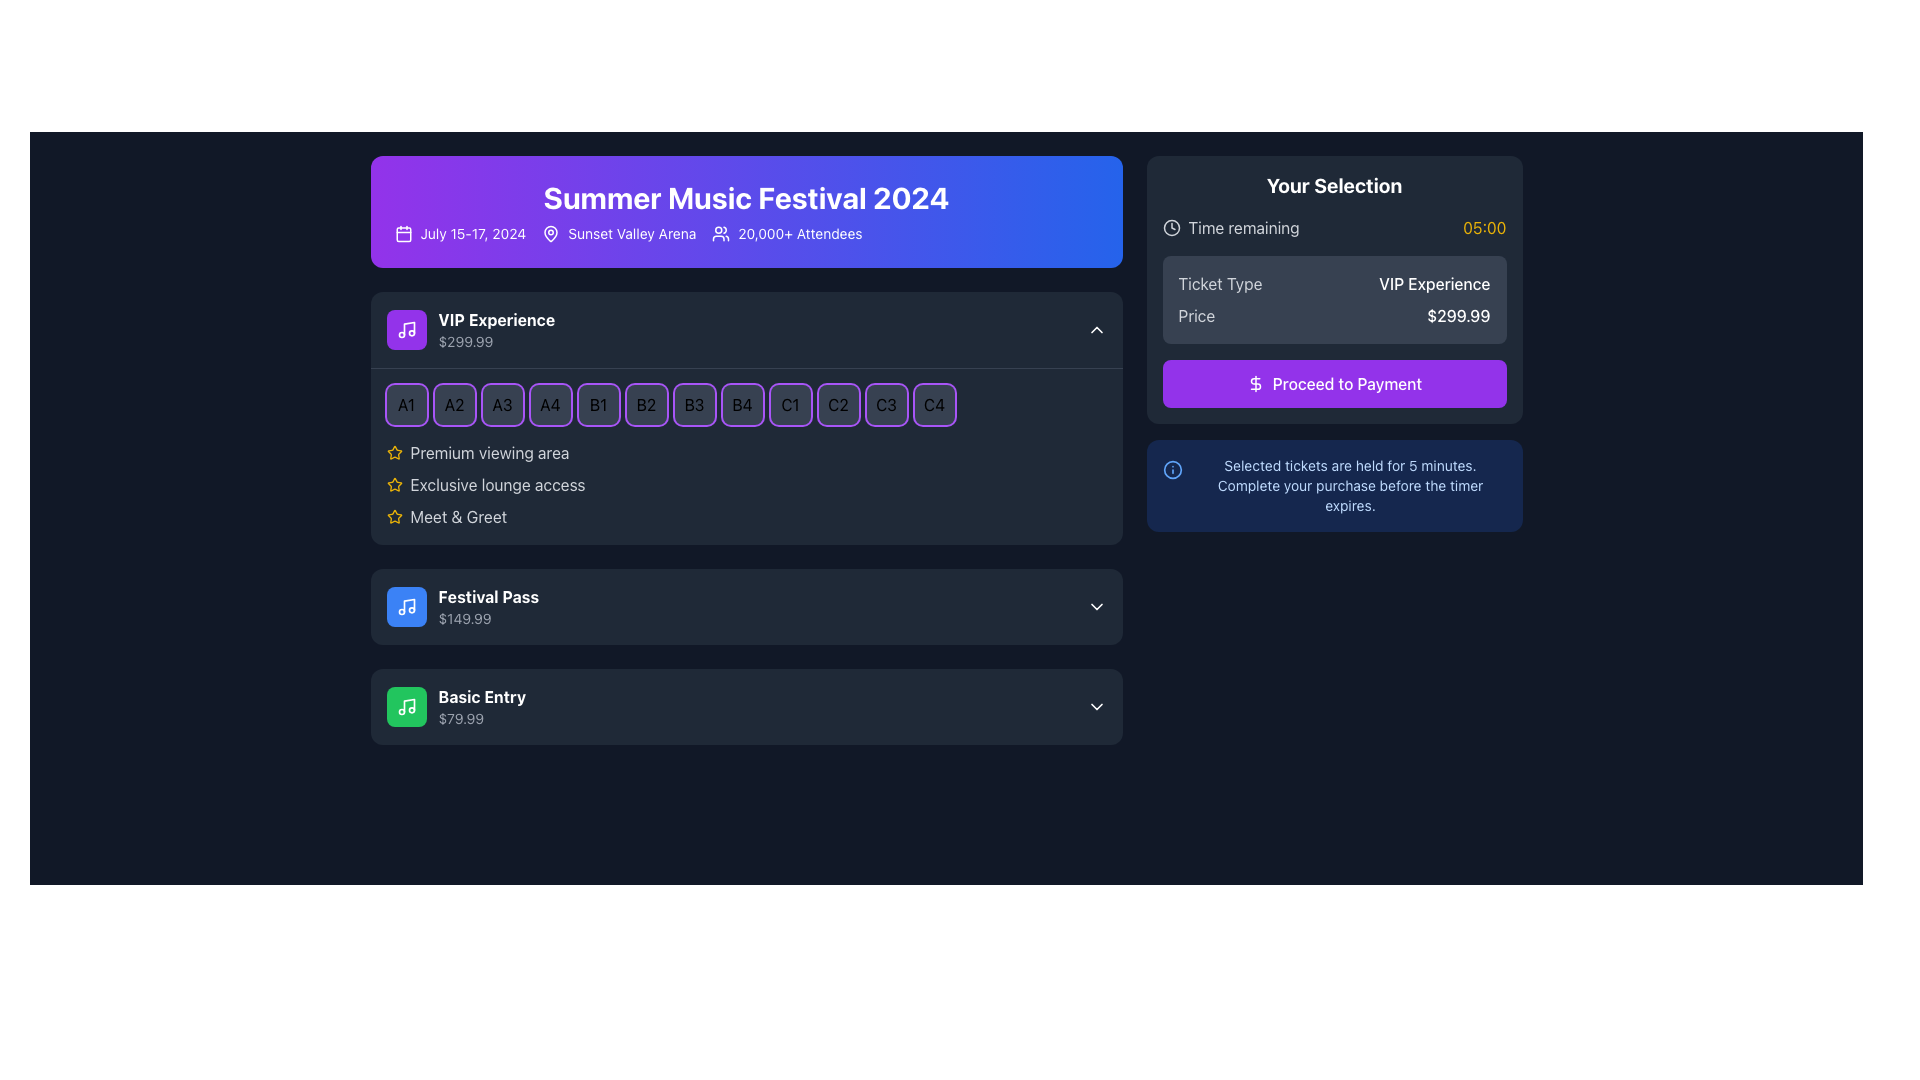 Image resolution: width=1920 pixels, height=1080 pixels. Describe the element at coordinates (745, 197) in the screenshot. I see `the bold, large static text label reading 'Summer Music Festival 2024' that is styled in white on a gradient purple to blue background, positioned centrally in the top section of the interface` at that location.